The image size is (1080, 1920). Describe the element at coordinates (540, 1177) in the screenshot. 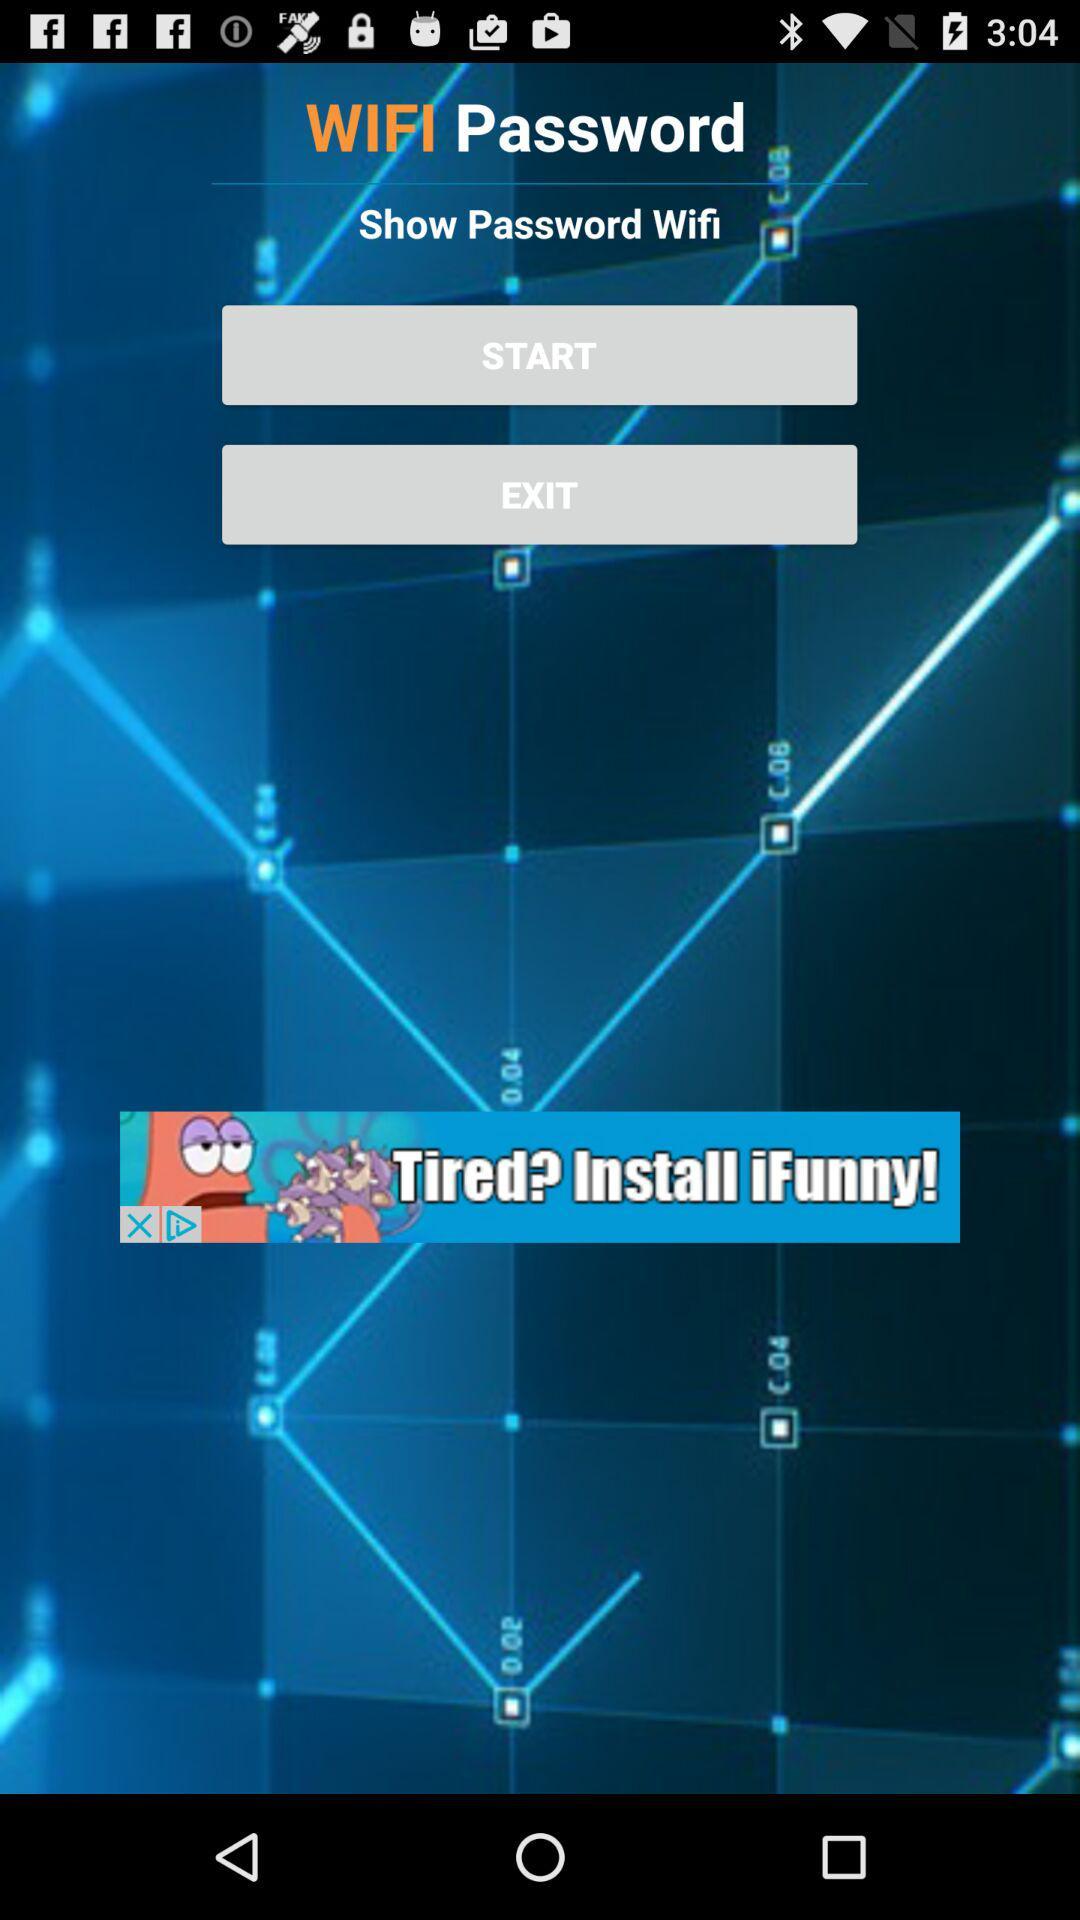

I see `advertisement banner` at that location.